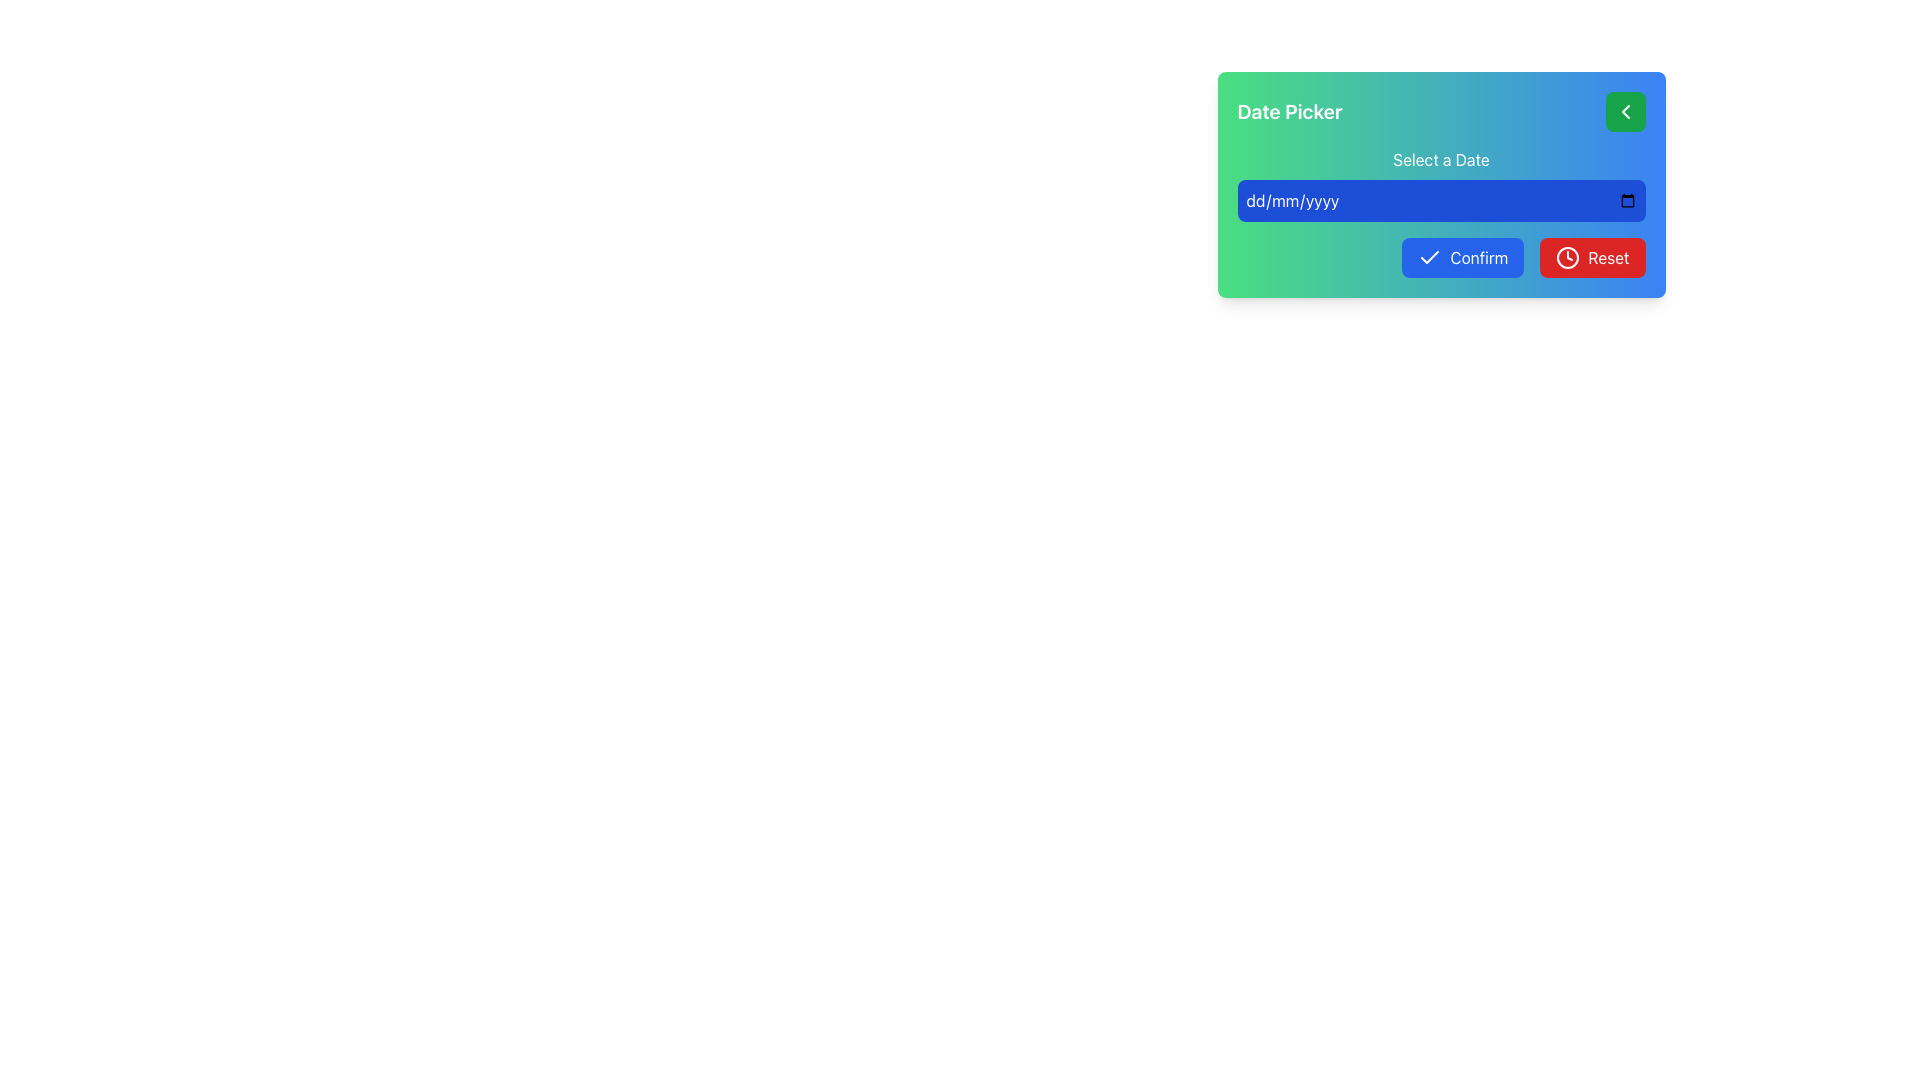 The height and width of the screenshot is (1080, 1920). I want to click on the green rectangular button with rounded corners containing a left-pointing chevron icon, so click(1625, 111).